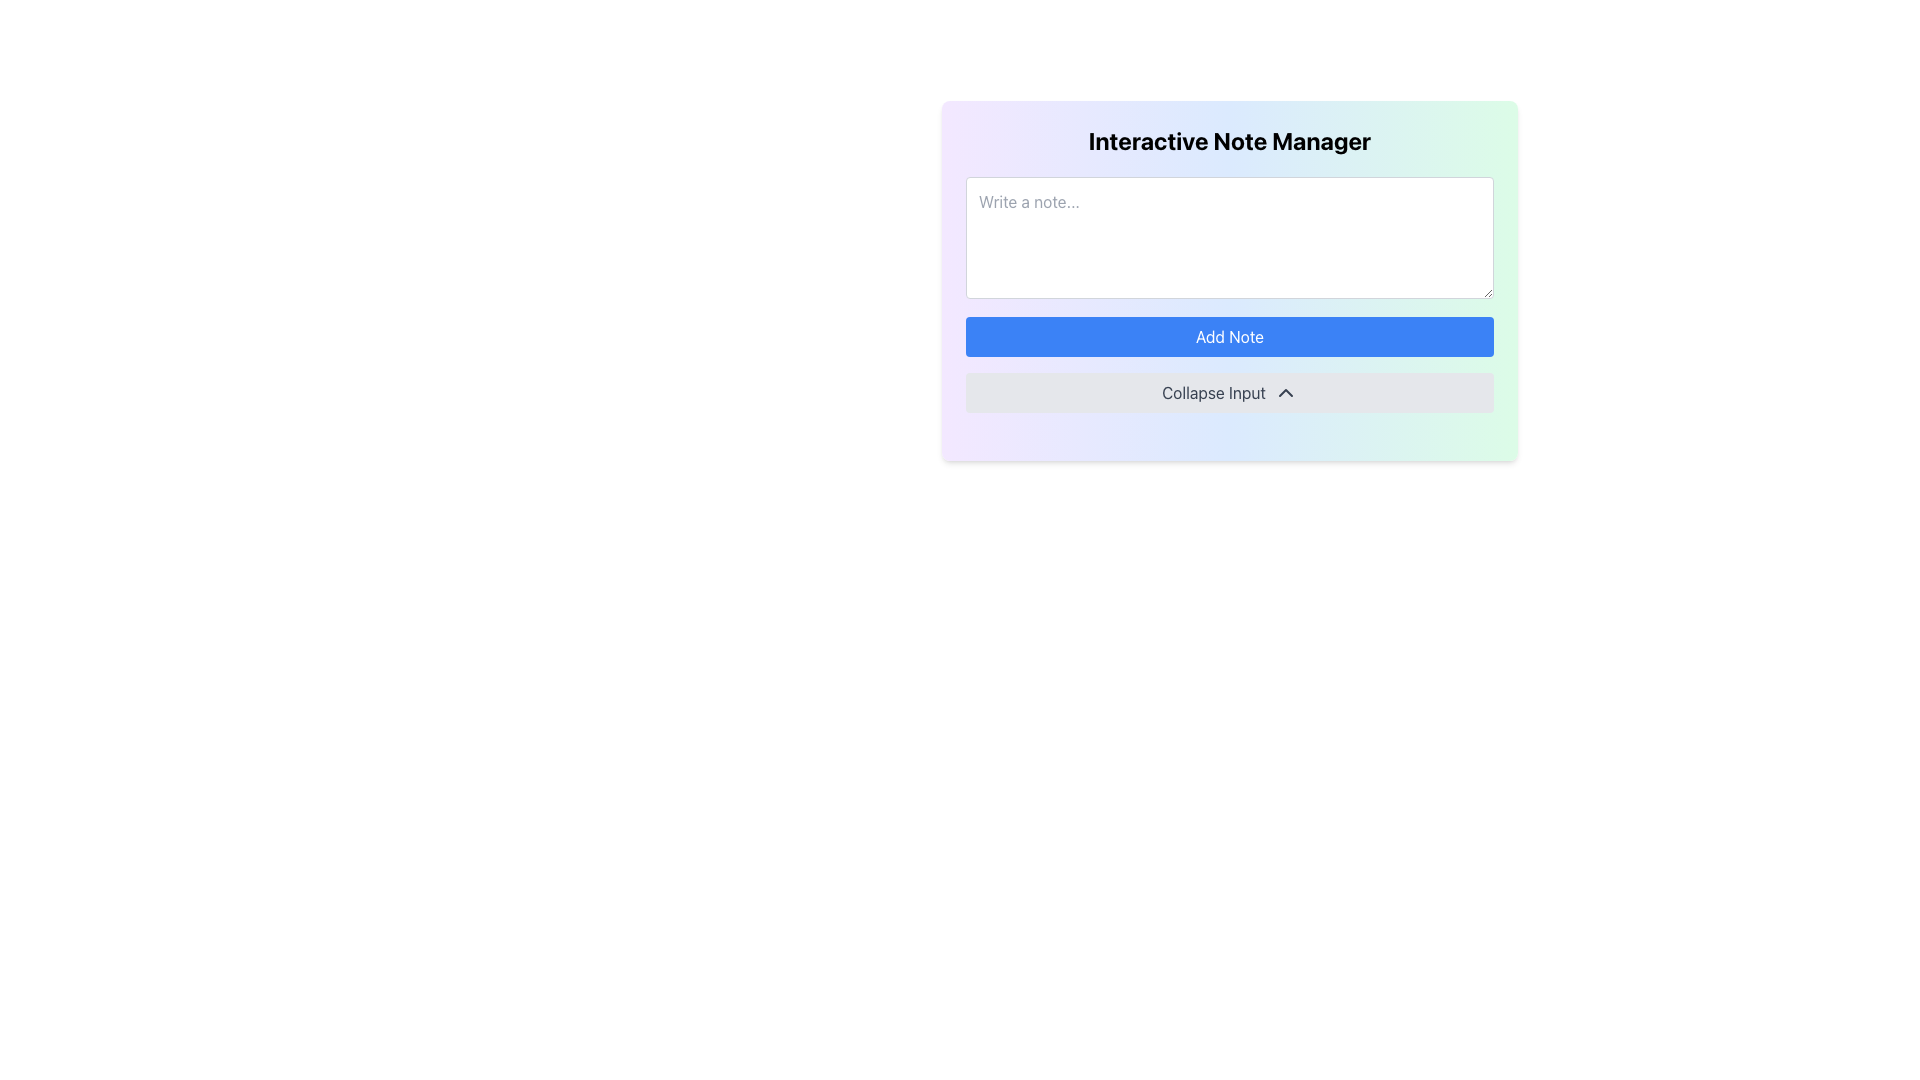 The image size is (1920, 1080). Describe the element at coordinates (1228, 335) in the screenshot. I see `the blue button labeled 'Add Note' to change its appearance, which has a hover effect to a darker blue` at that location.